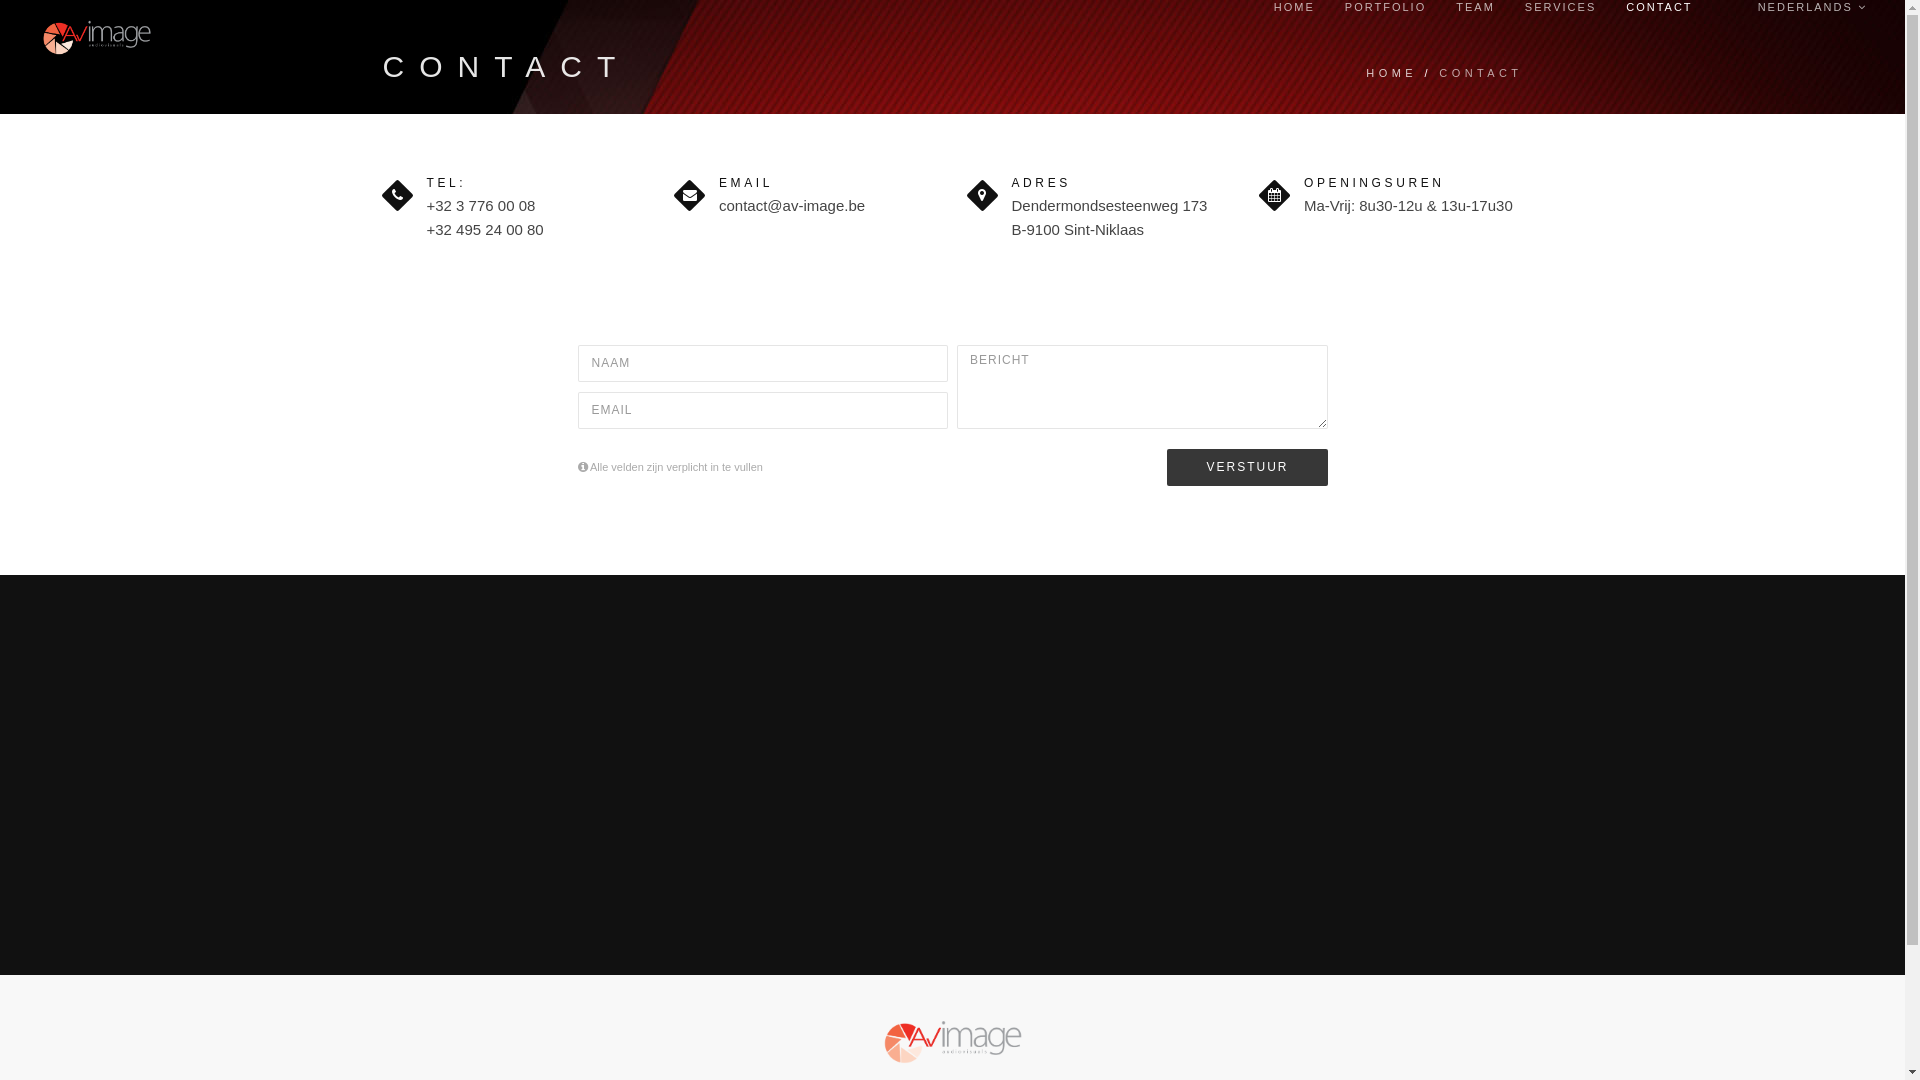  Describe the element at coordinates (1524, 7) in the screenshot. I see `'SERVICES'` at that location.